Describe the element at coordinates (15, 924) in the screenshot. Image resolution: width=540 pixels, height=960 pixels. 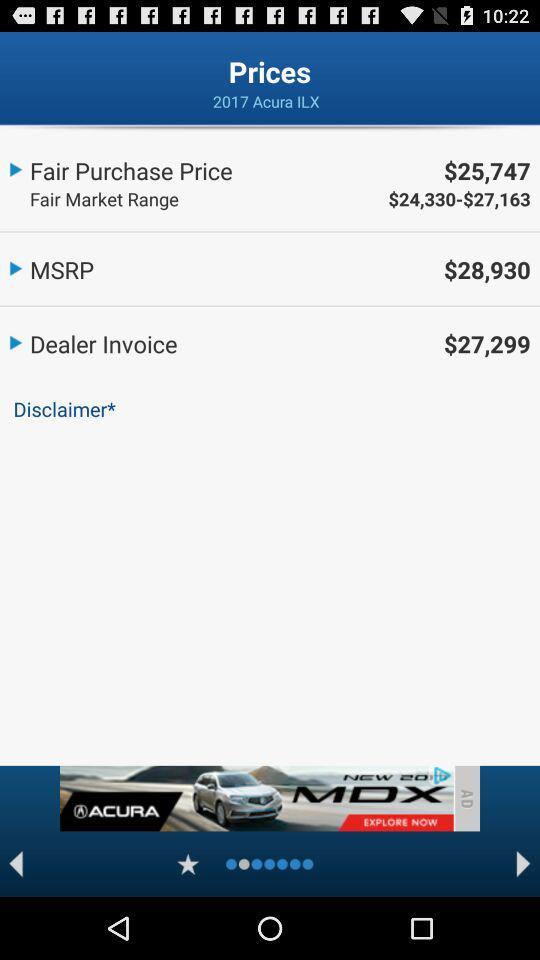
I see `the arrow_backward icon` at that location.